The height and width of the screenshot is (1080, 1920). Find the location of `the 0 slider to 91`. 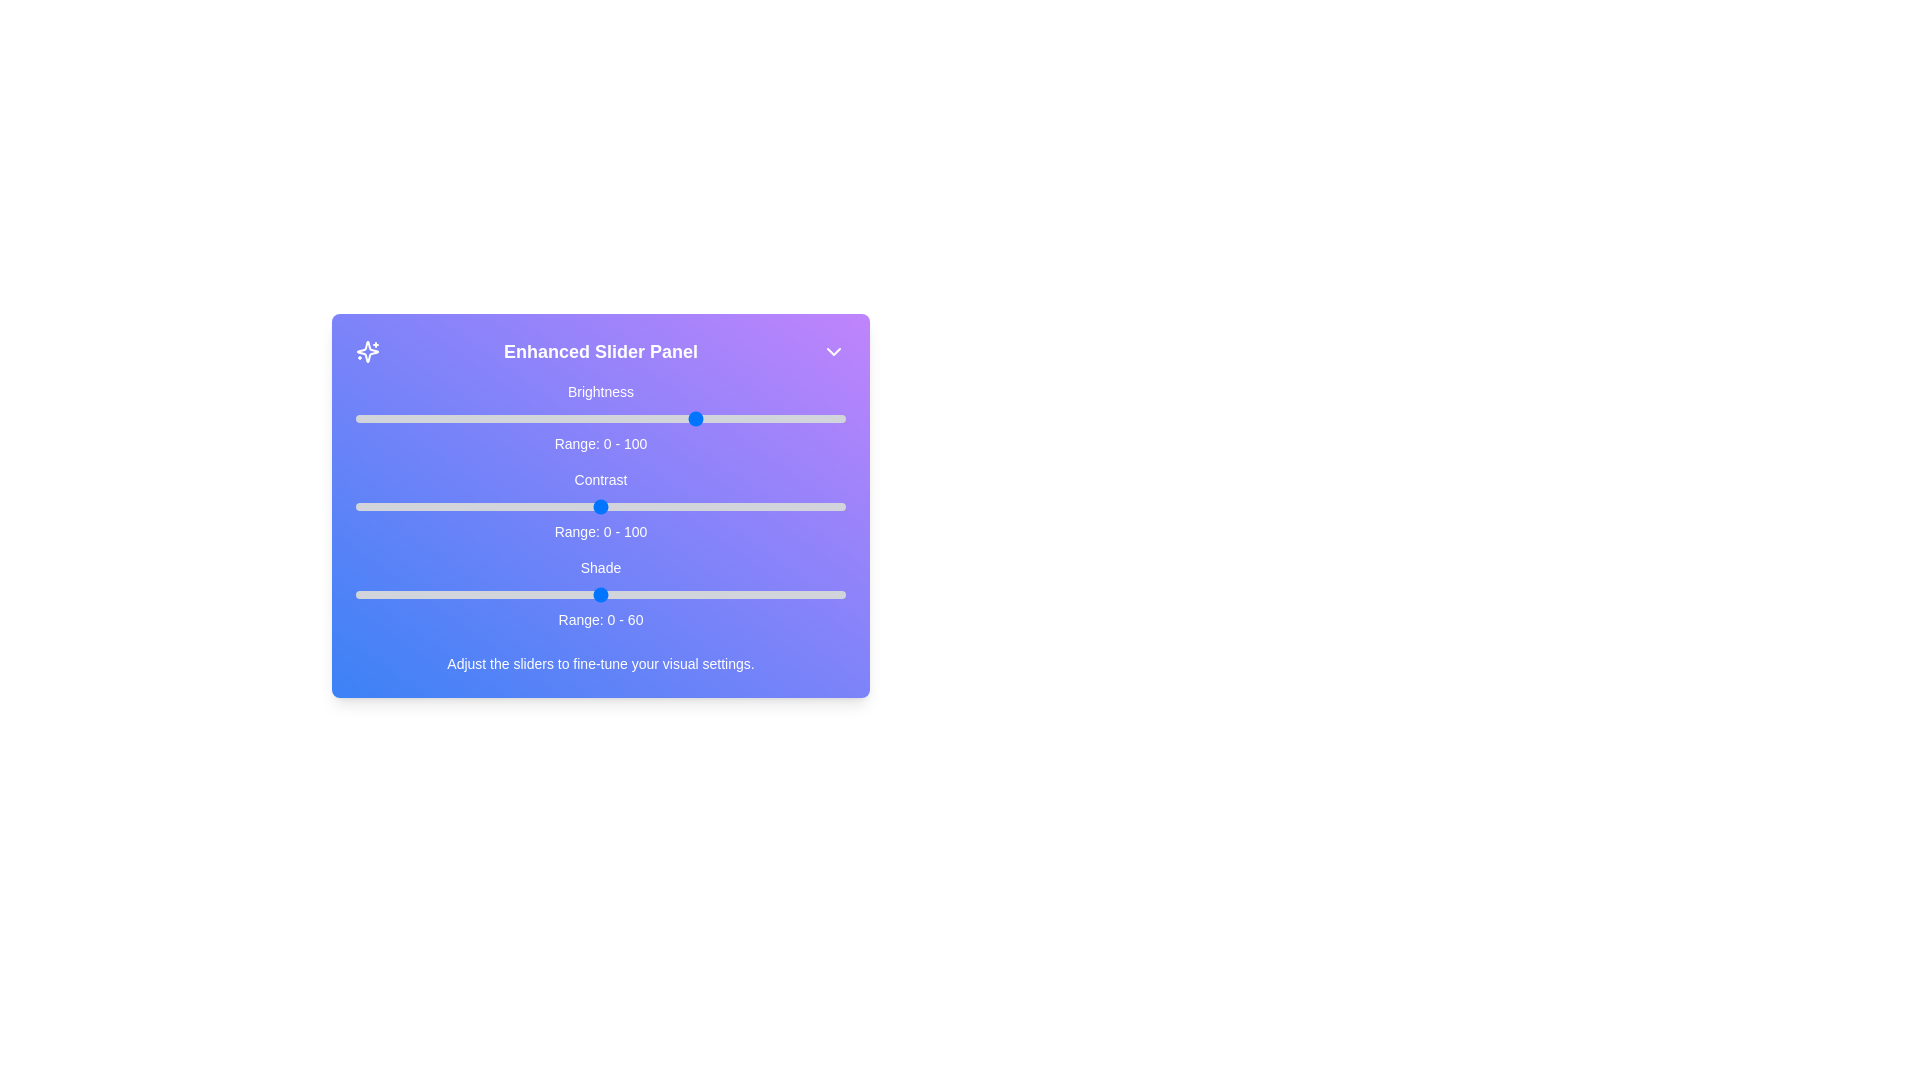

the 0 slider to 91 is located at coordinates (801, 418).